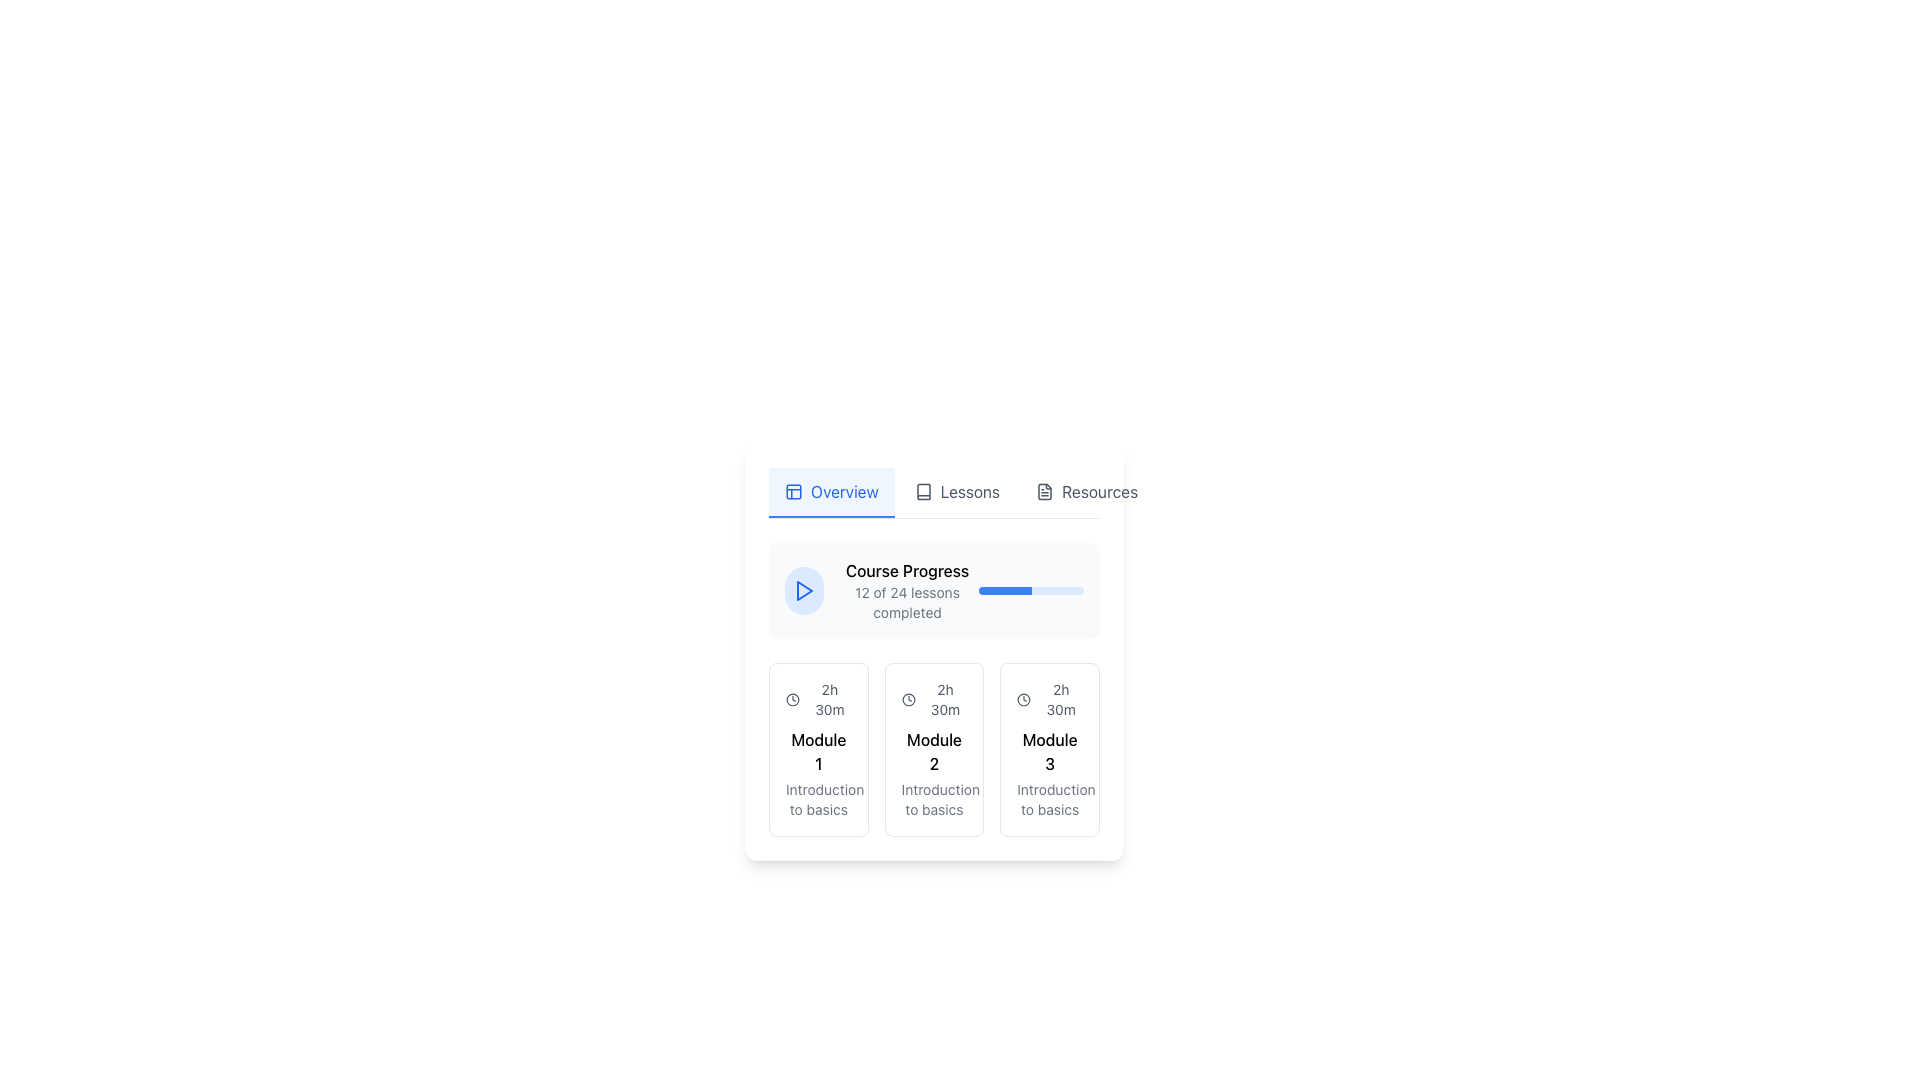 The height and width of the screenshot is (1080, 1920). What do you see at coordinates (844, 492) in the screenshot?
I see `the 'Overview' text label, which is part of a navigation bar and displayed in bold, blue font on a light-blue background` at bounding box center [844, 492].